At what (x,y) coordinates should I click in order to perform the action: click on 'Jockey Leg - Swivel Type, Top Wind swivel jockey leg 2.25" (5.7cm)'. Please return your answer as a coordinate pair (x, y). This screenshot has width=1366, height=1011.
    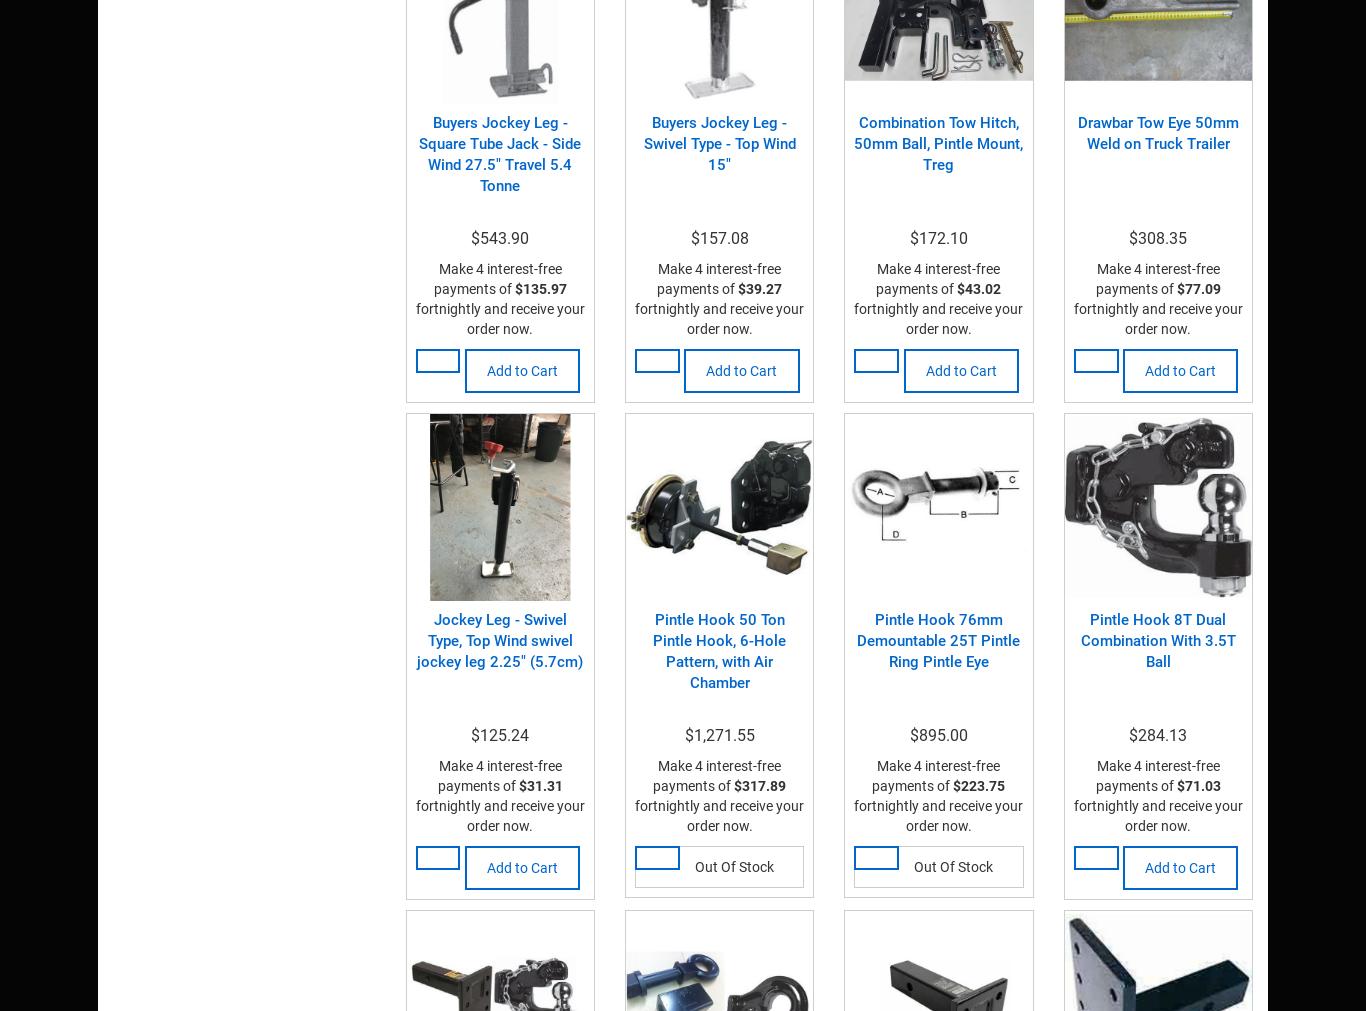
    Looking at the image, I should click on (499, 640).